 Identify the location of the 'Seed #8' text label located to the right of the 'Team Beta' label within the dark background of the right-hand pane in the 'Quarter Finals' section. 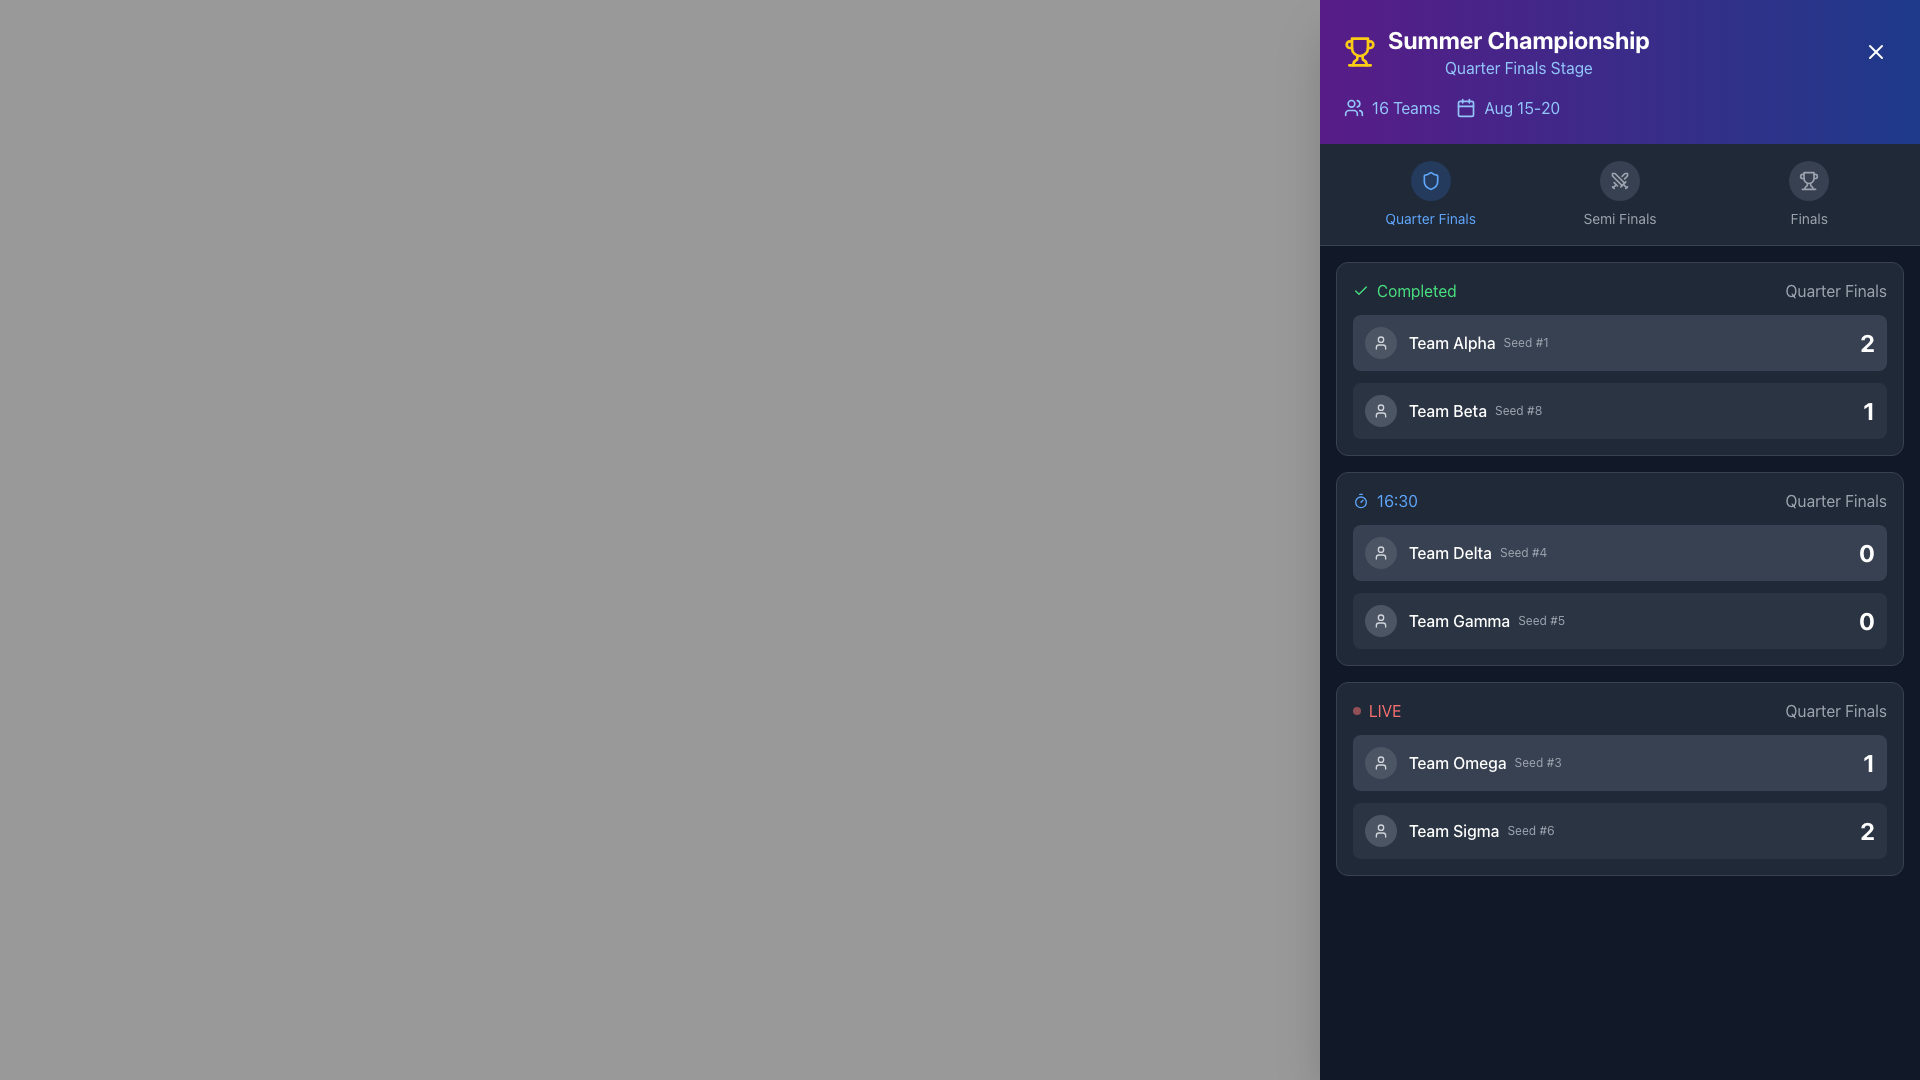
(1518, 410).